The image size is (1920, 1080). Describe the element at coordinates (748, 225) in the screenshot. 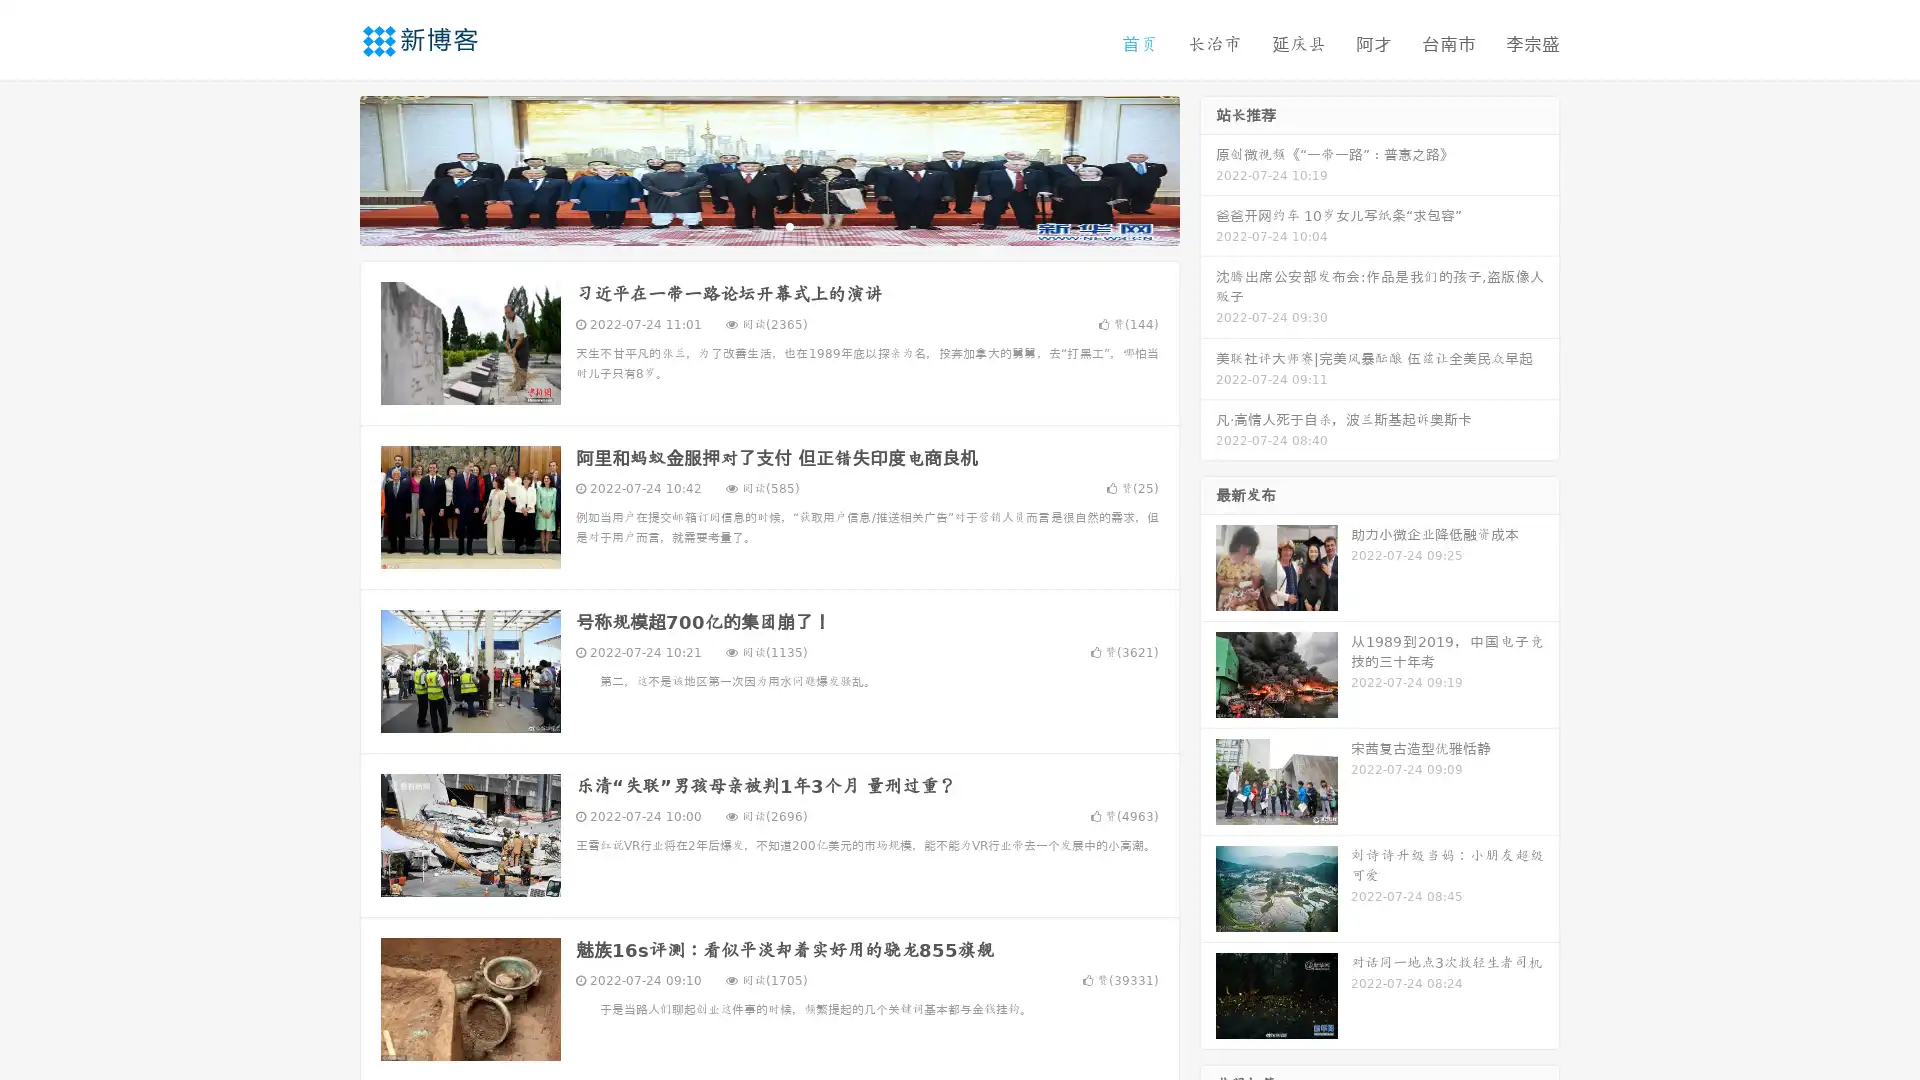

I see `Go to slide 1` at that location.